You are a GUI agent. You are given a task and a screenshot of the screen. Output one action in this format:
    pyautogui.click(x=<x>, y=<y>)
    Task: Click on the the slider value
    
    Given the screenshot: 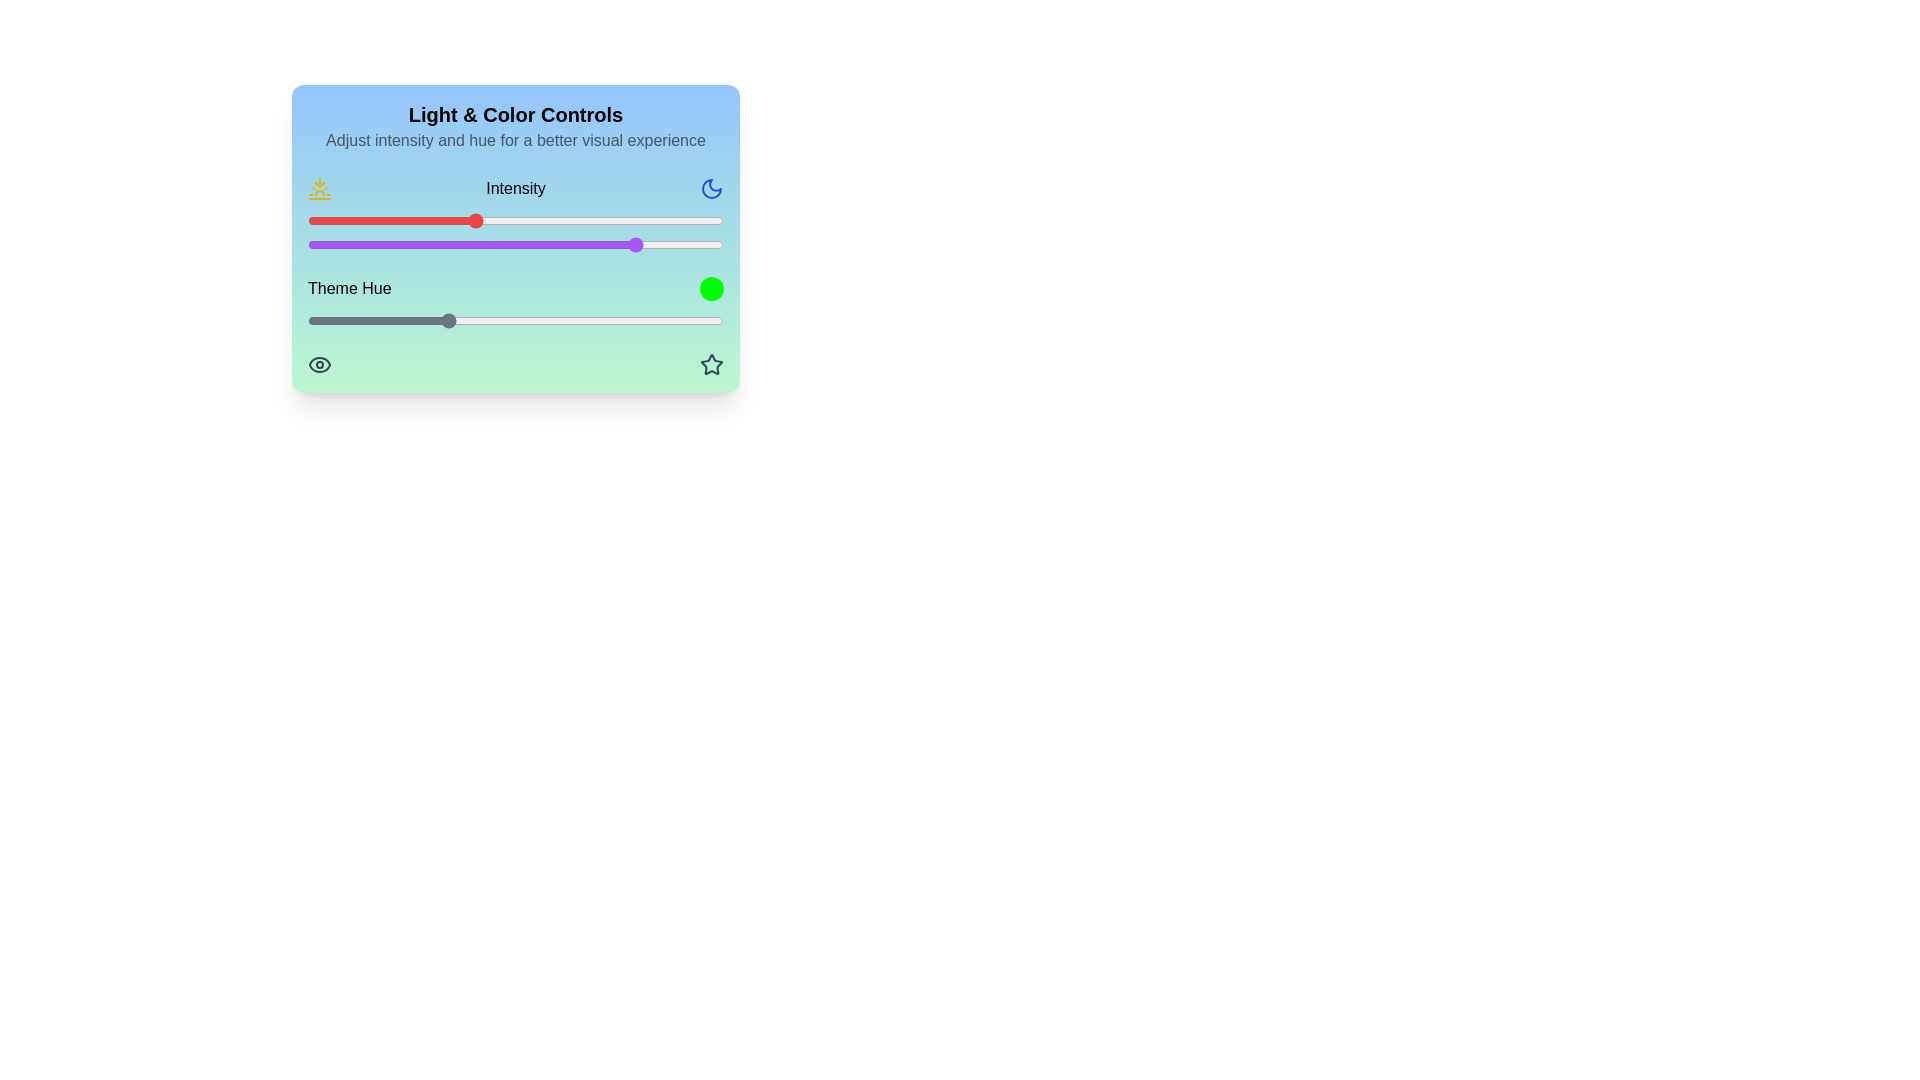 What is the action you would take?
    pyautogui.click(x=384, y=319)
    